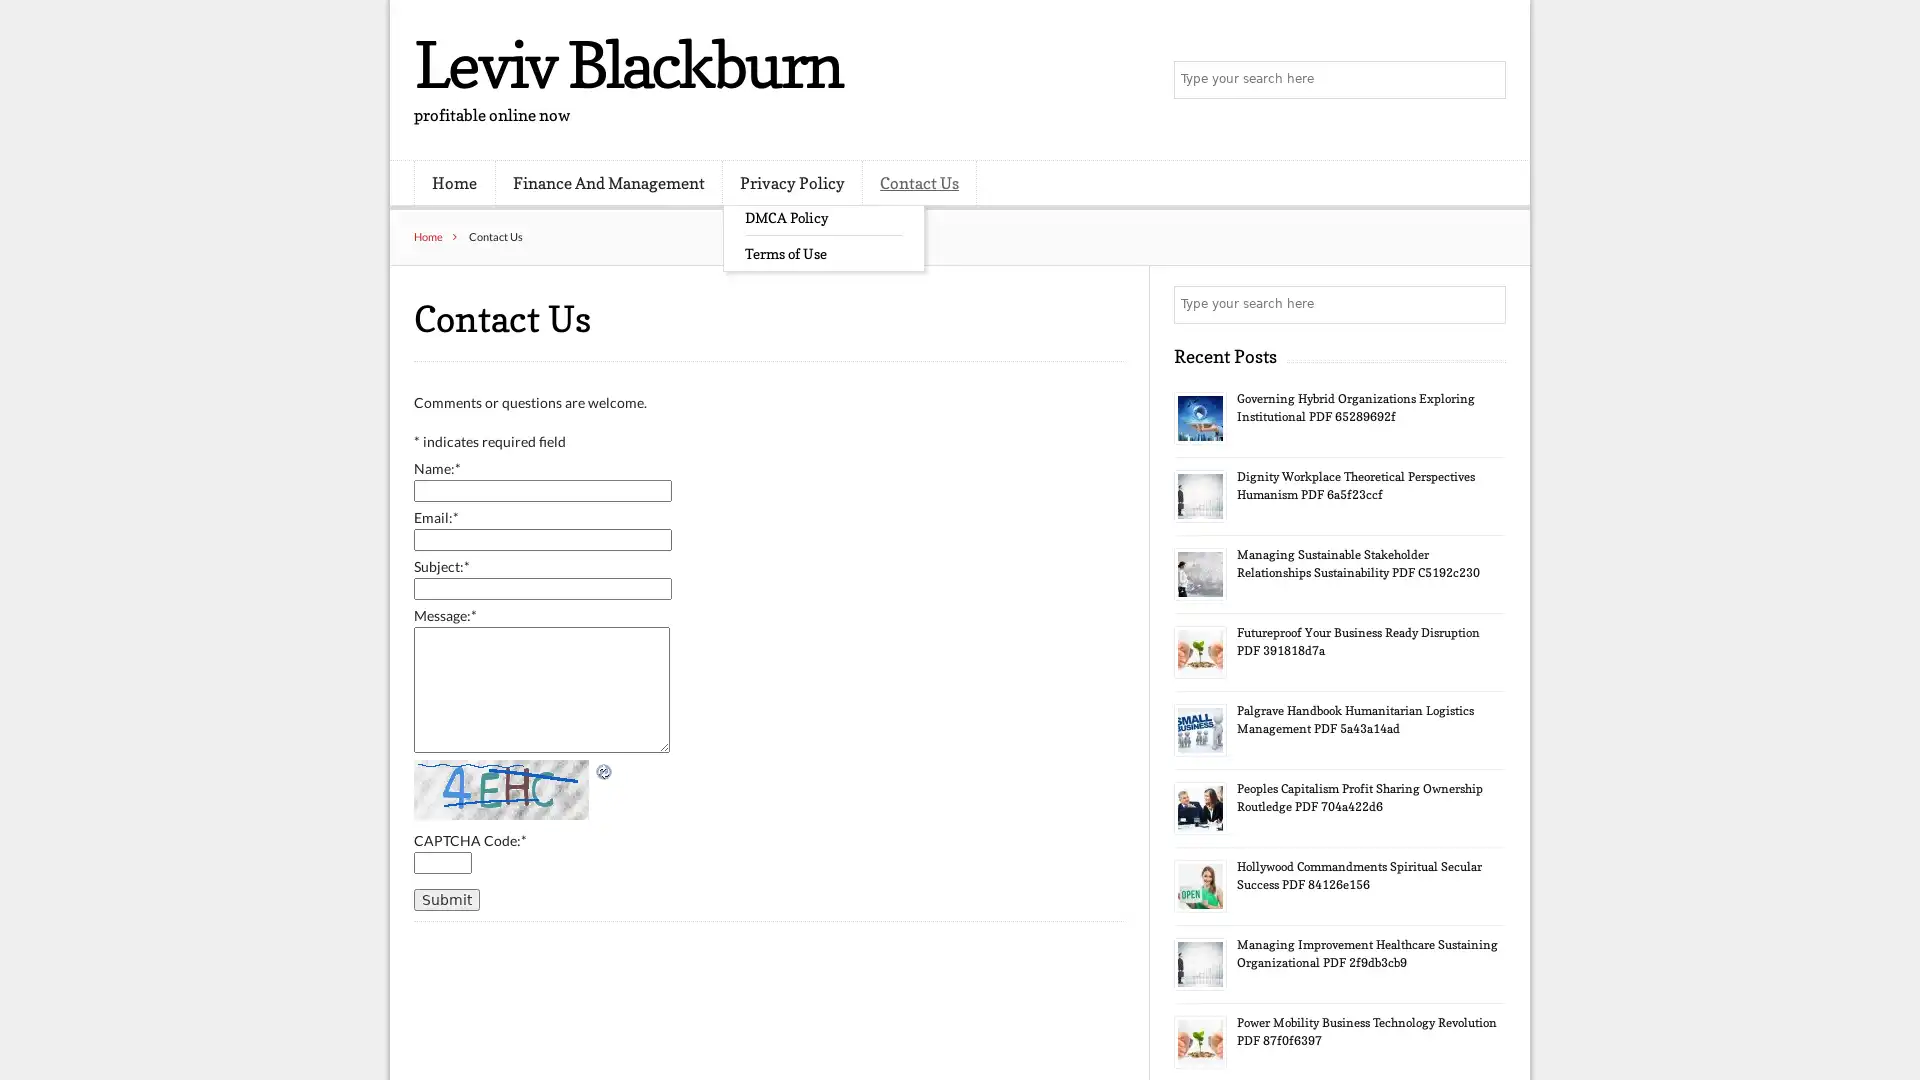 Image resolution: width=1920 pixels, height=1080 pixels. I want to click on Search, so click(1485, 80).